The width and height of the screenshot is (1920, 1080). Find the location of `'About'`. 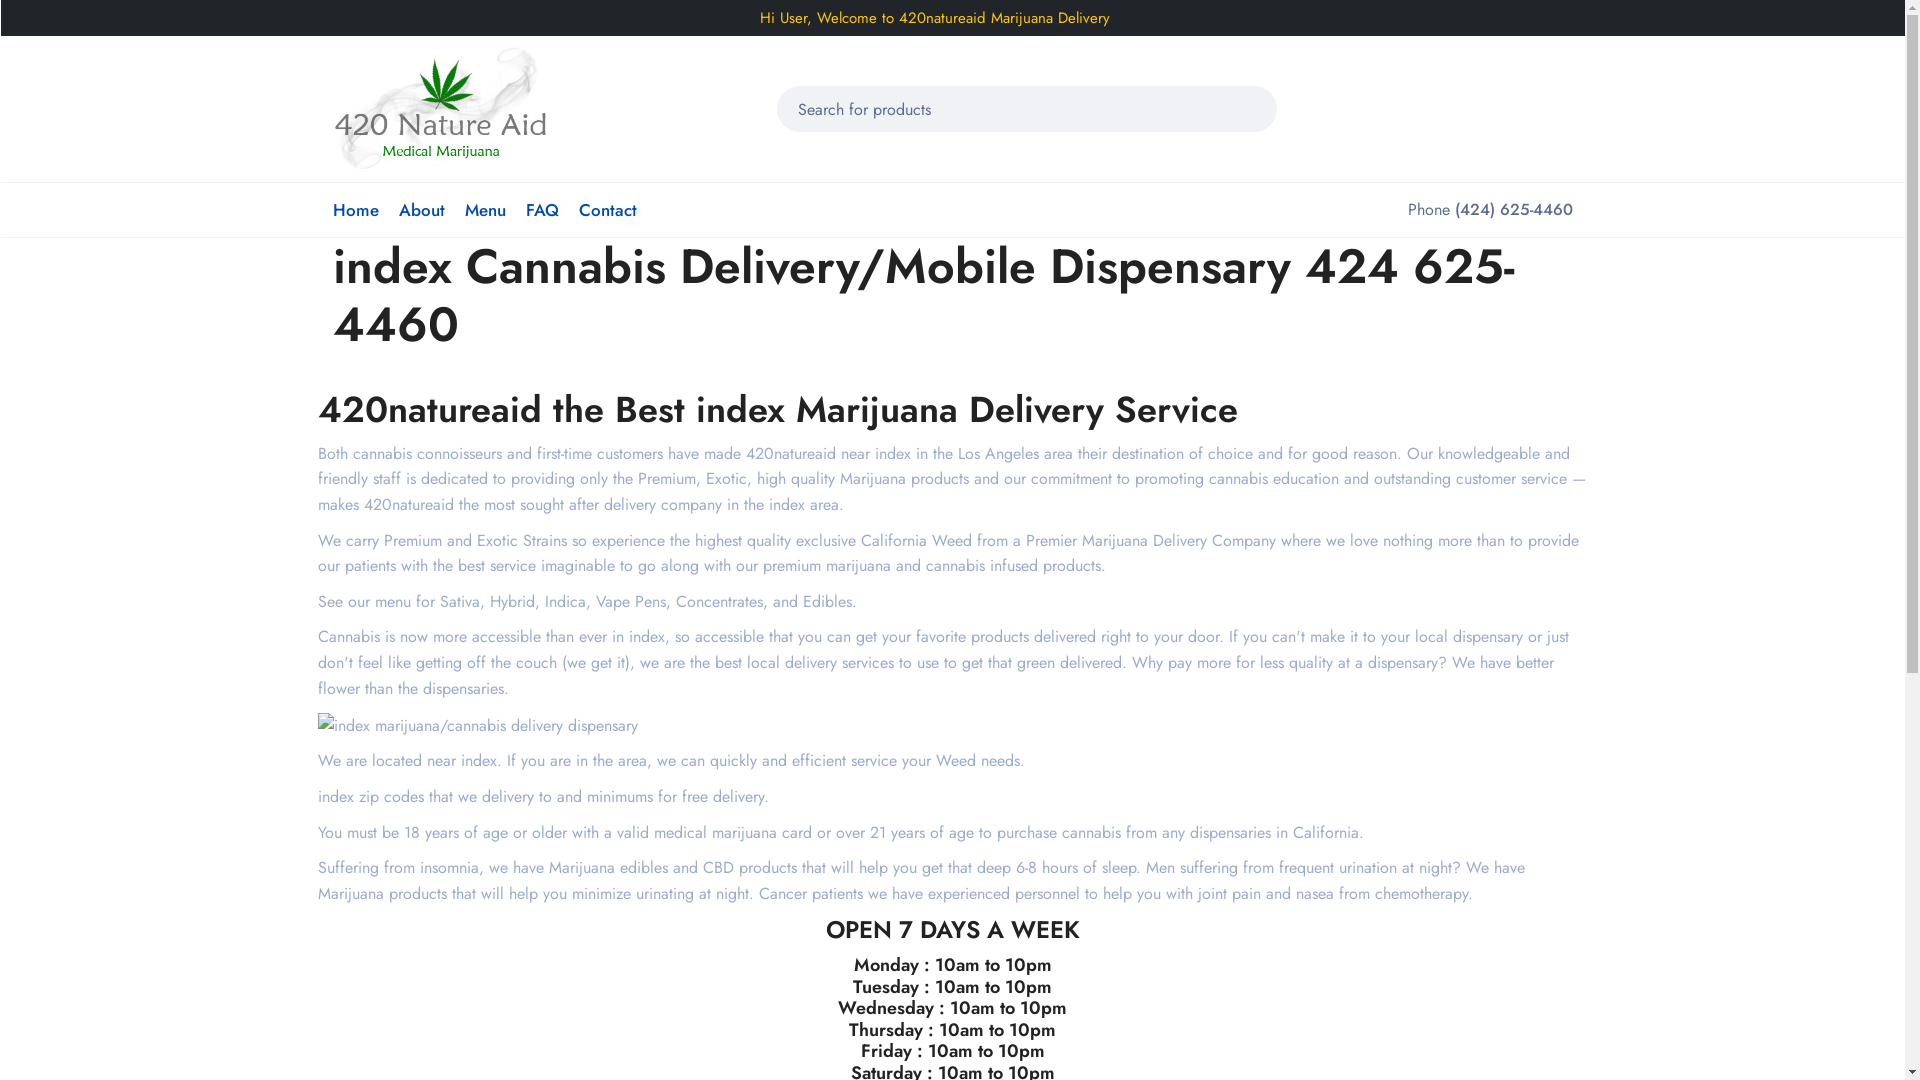

'About' is located at coordinates (420, 209).